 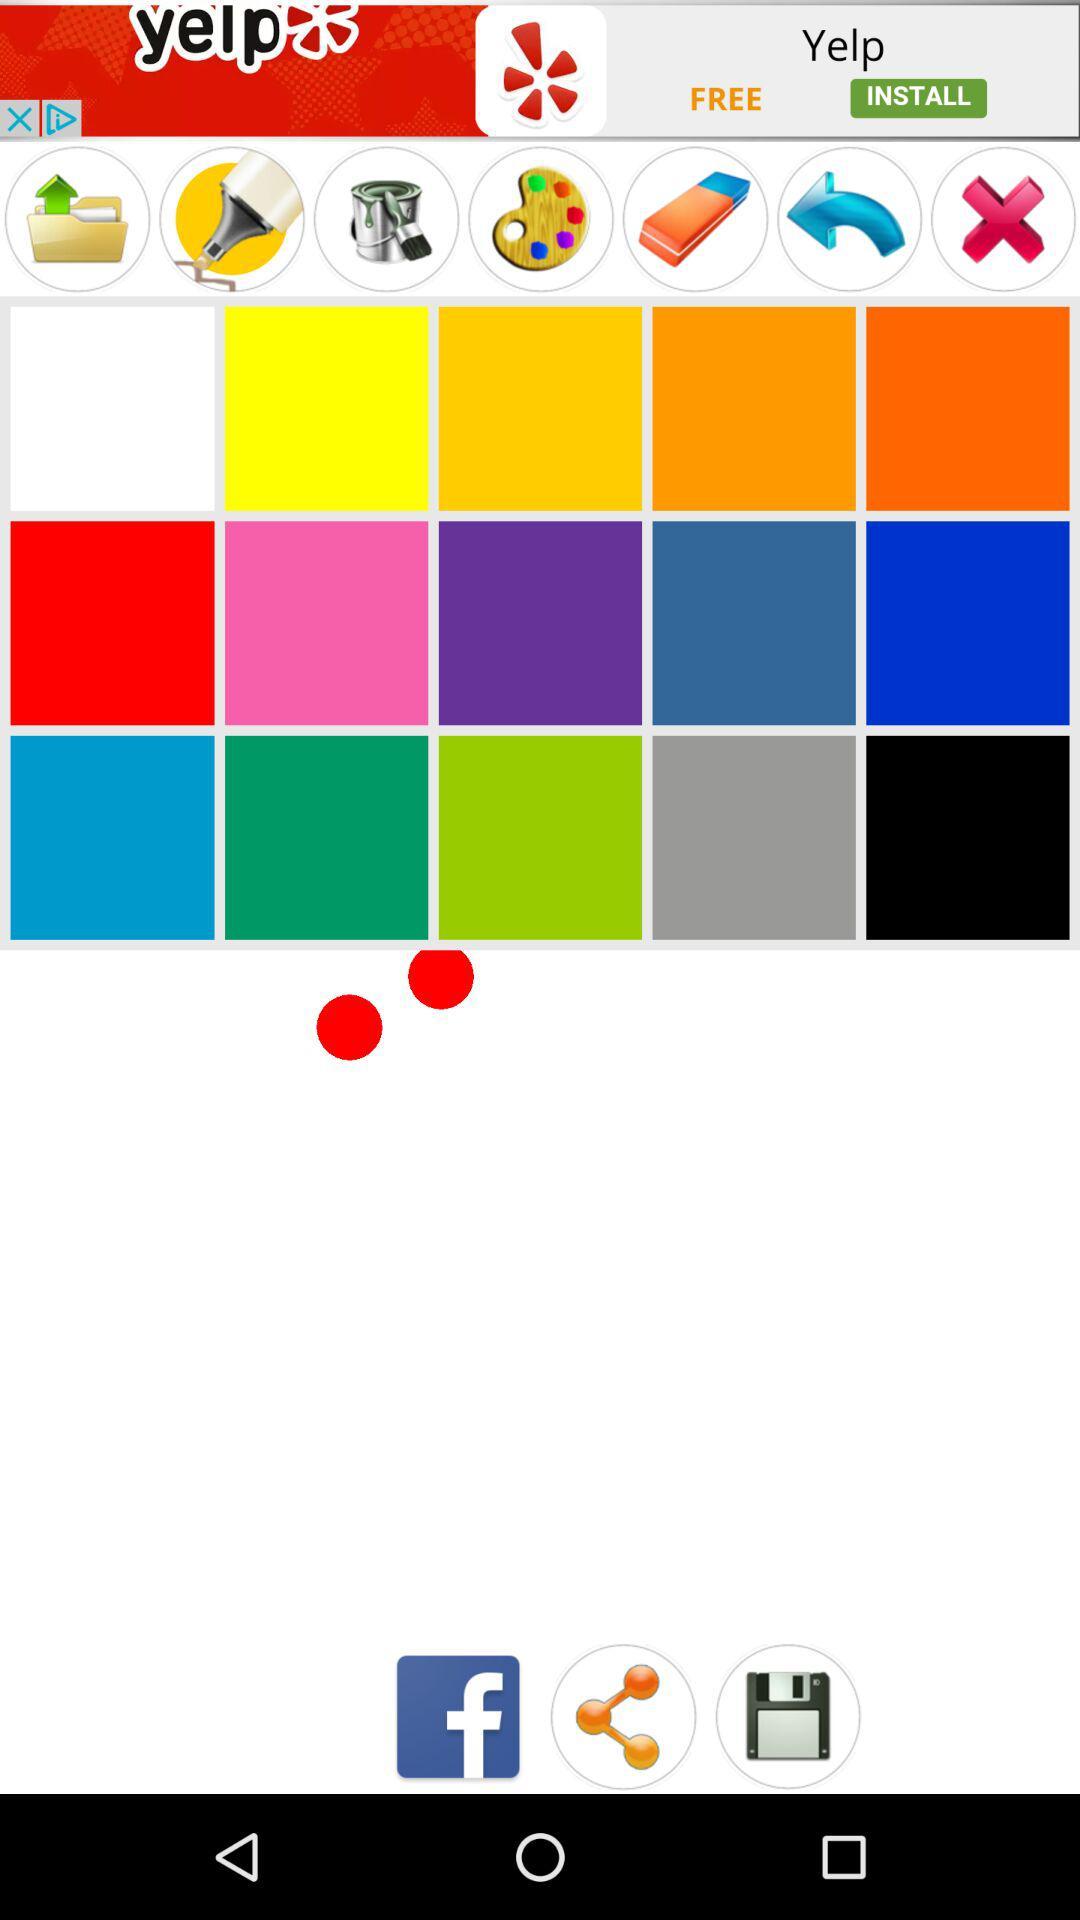 I want to click on colours, so click(x=112, y=407).